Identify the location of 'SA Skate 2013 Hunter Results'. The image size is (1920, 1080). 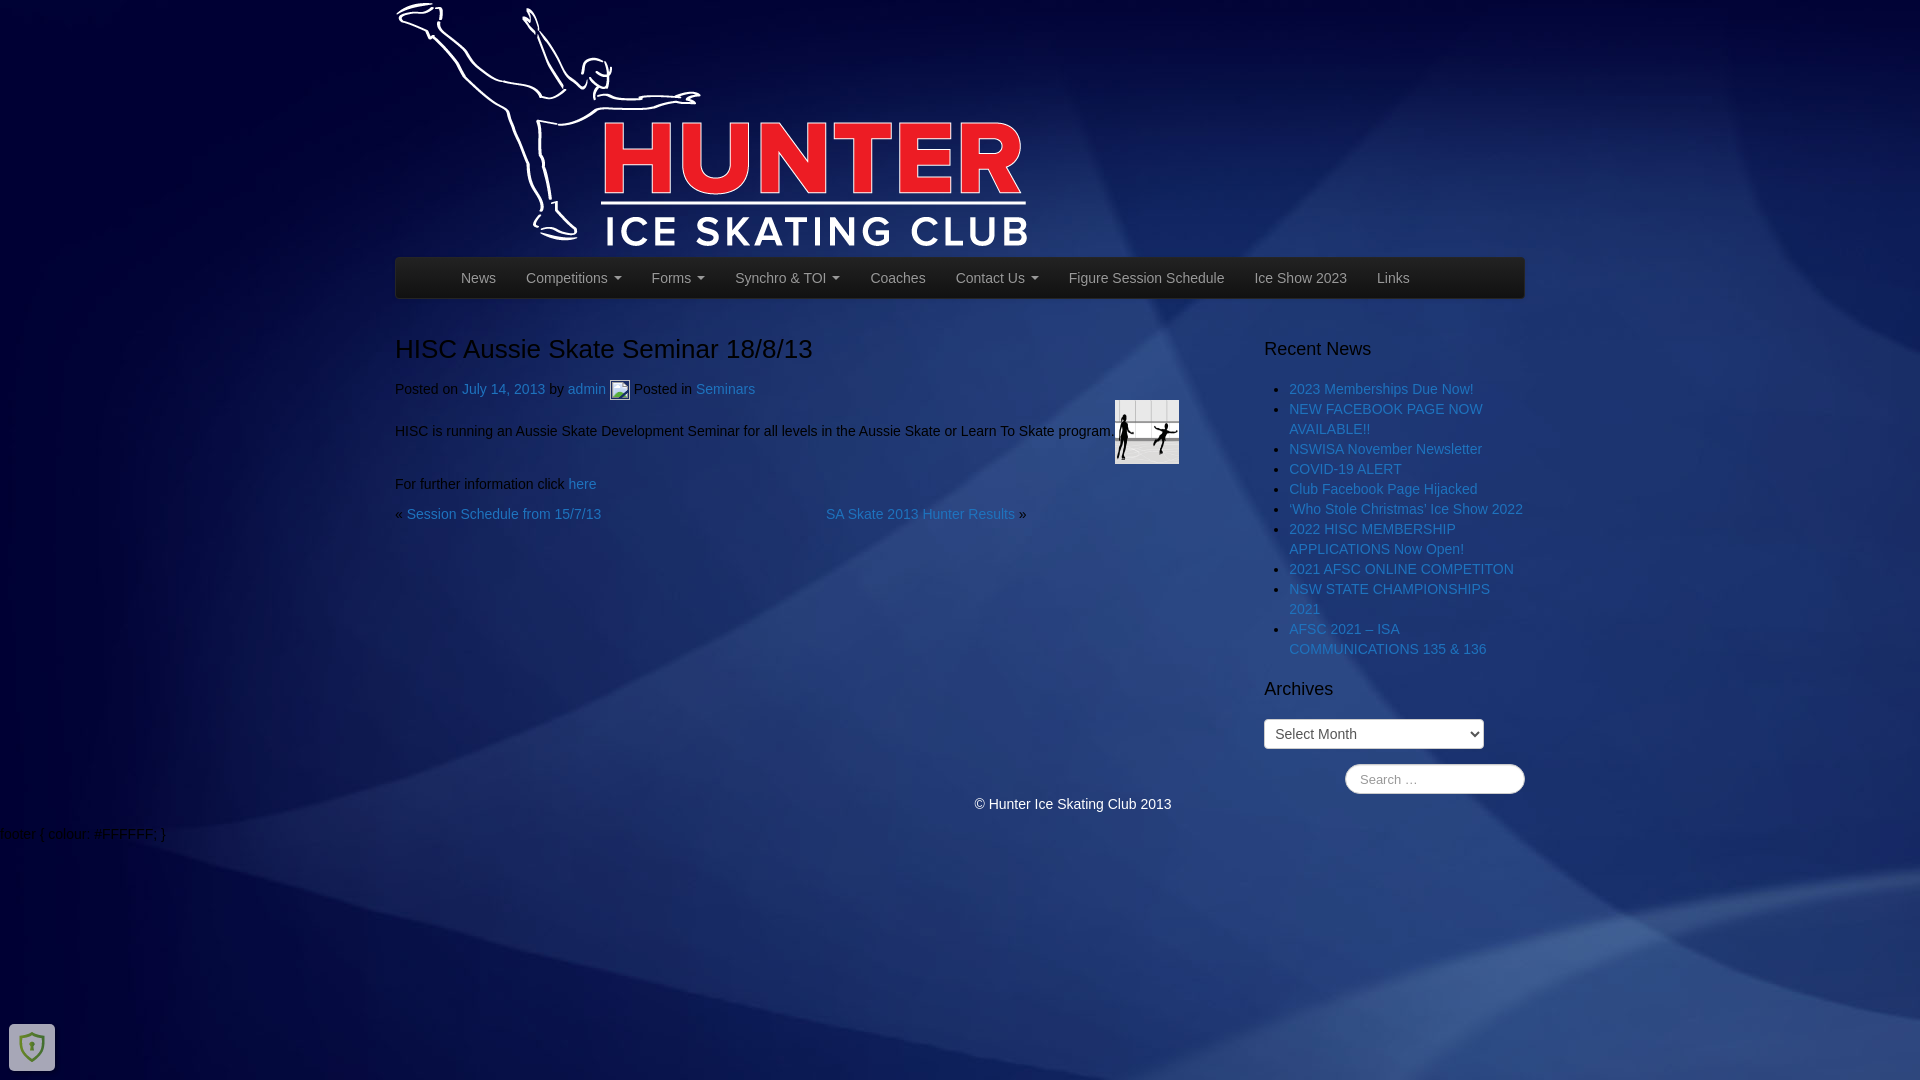
(919, 512).